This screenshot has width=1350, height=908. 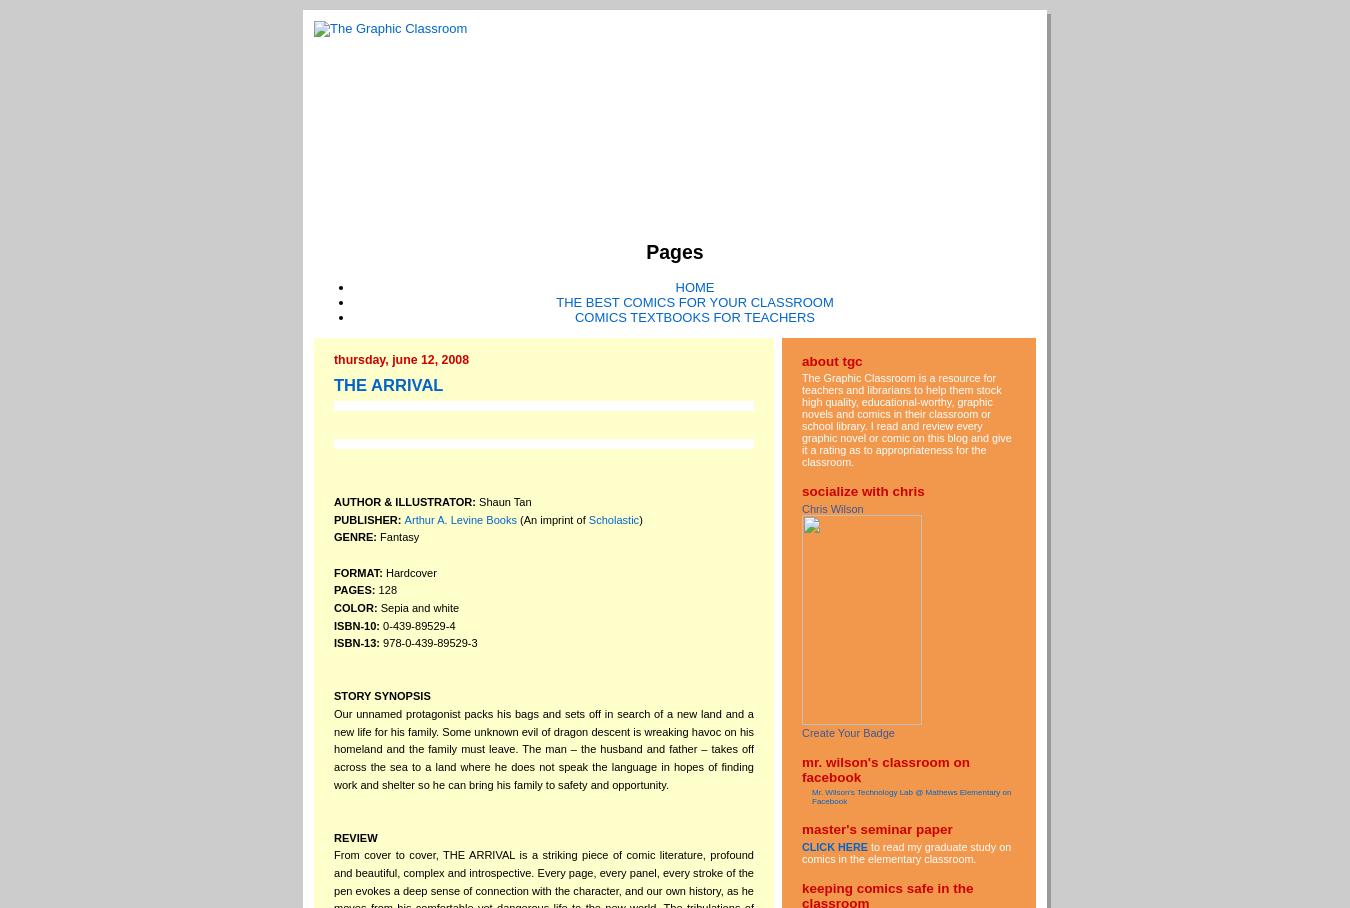 What do you see at coordinates (332, 360) in the screenshot?
I see `'Thursday, June 12, 2008'` at bounding box center [332, 360].